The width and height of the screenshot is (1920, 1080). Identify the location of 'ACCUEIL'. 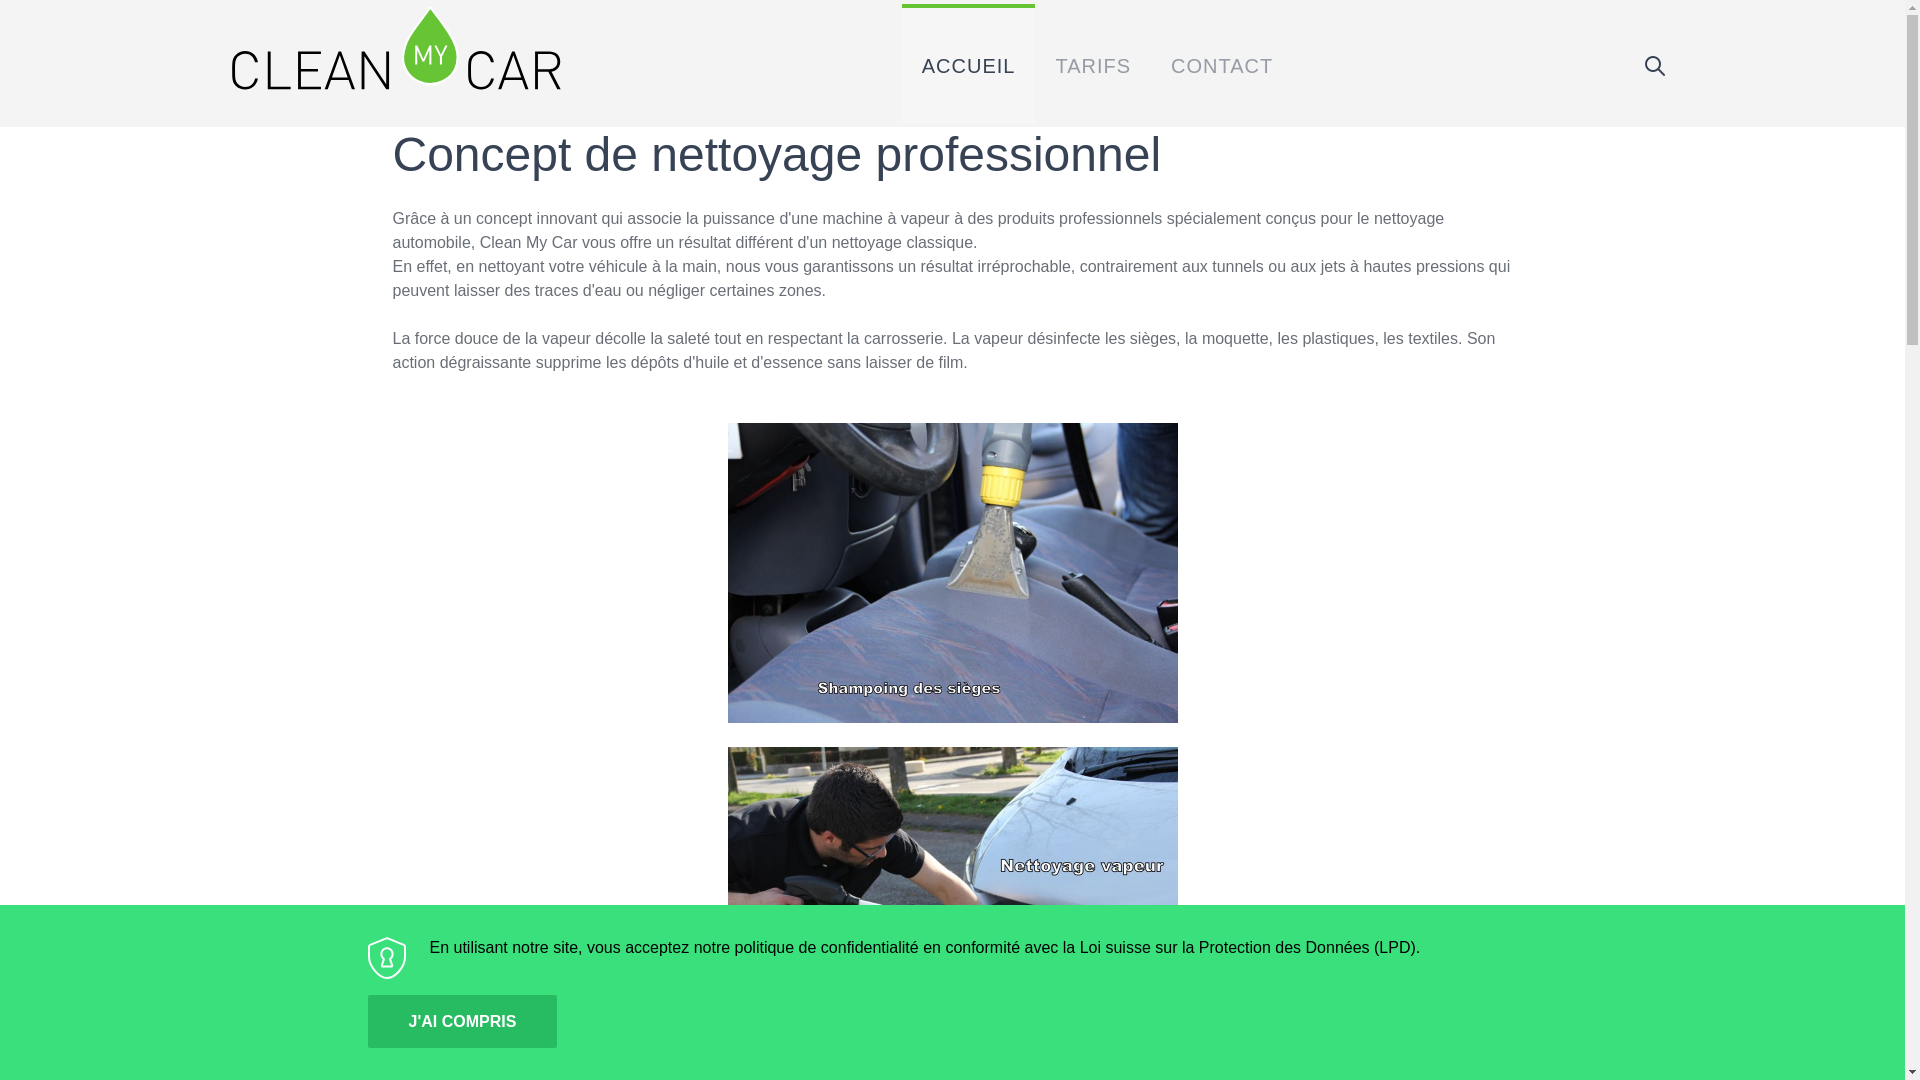
(969, 63).